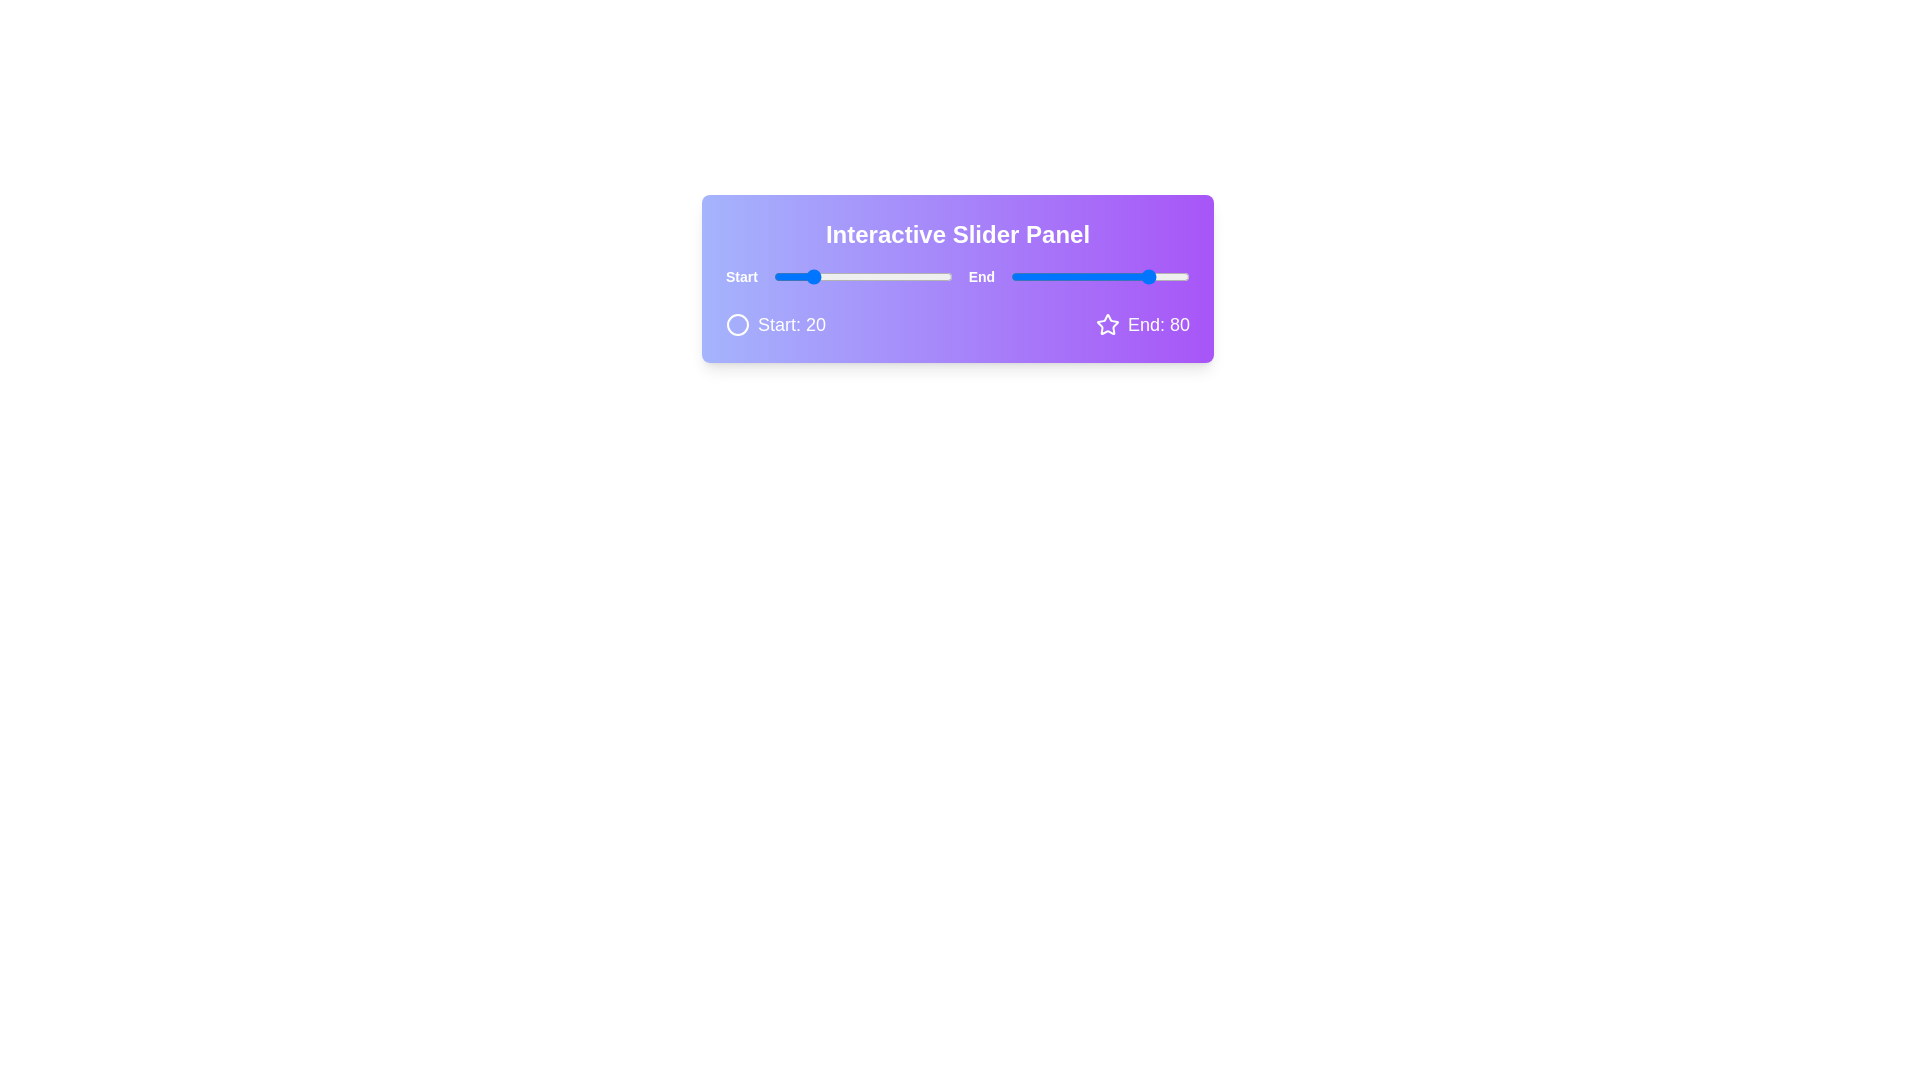 This screenshot has height=1080, width=1920. I want to click on the start slider, so click(896, 277).